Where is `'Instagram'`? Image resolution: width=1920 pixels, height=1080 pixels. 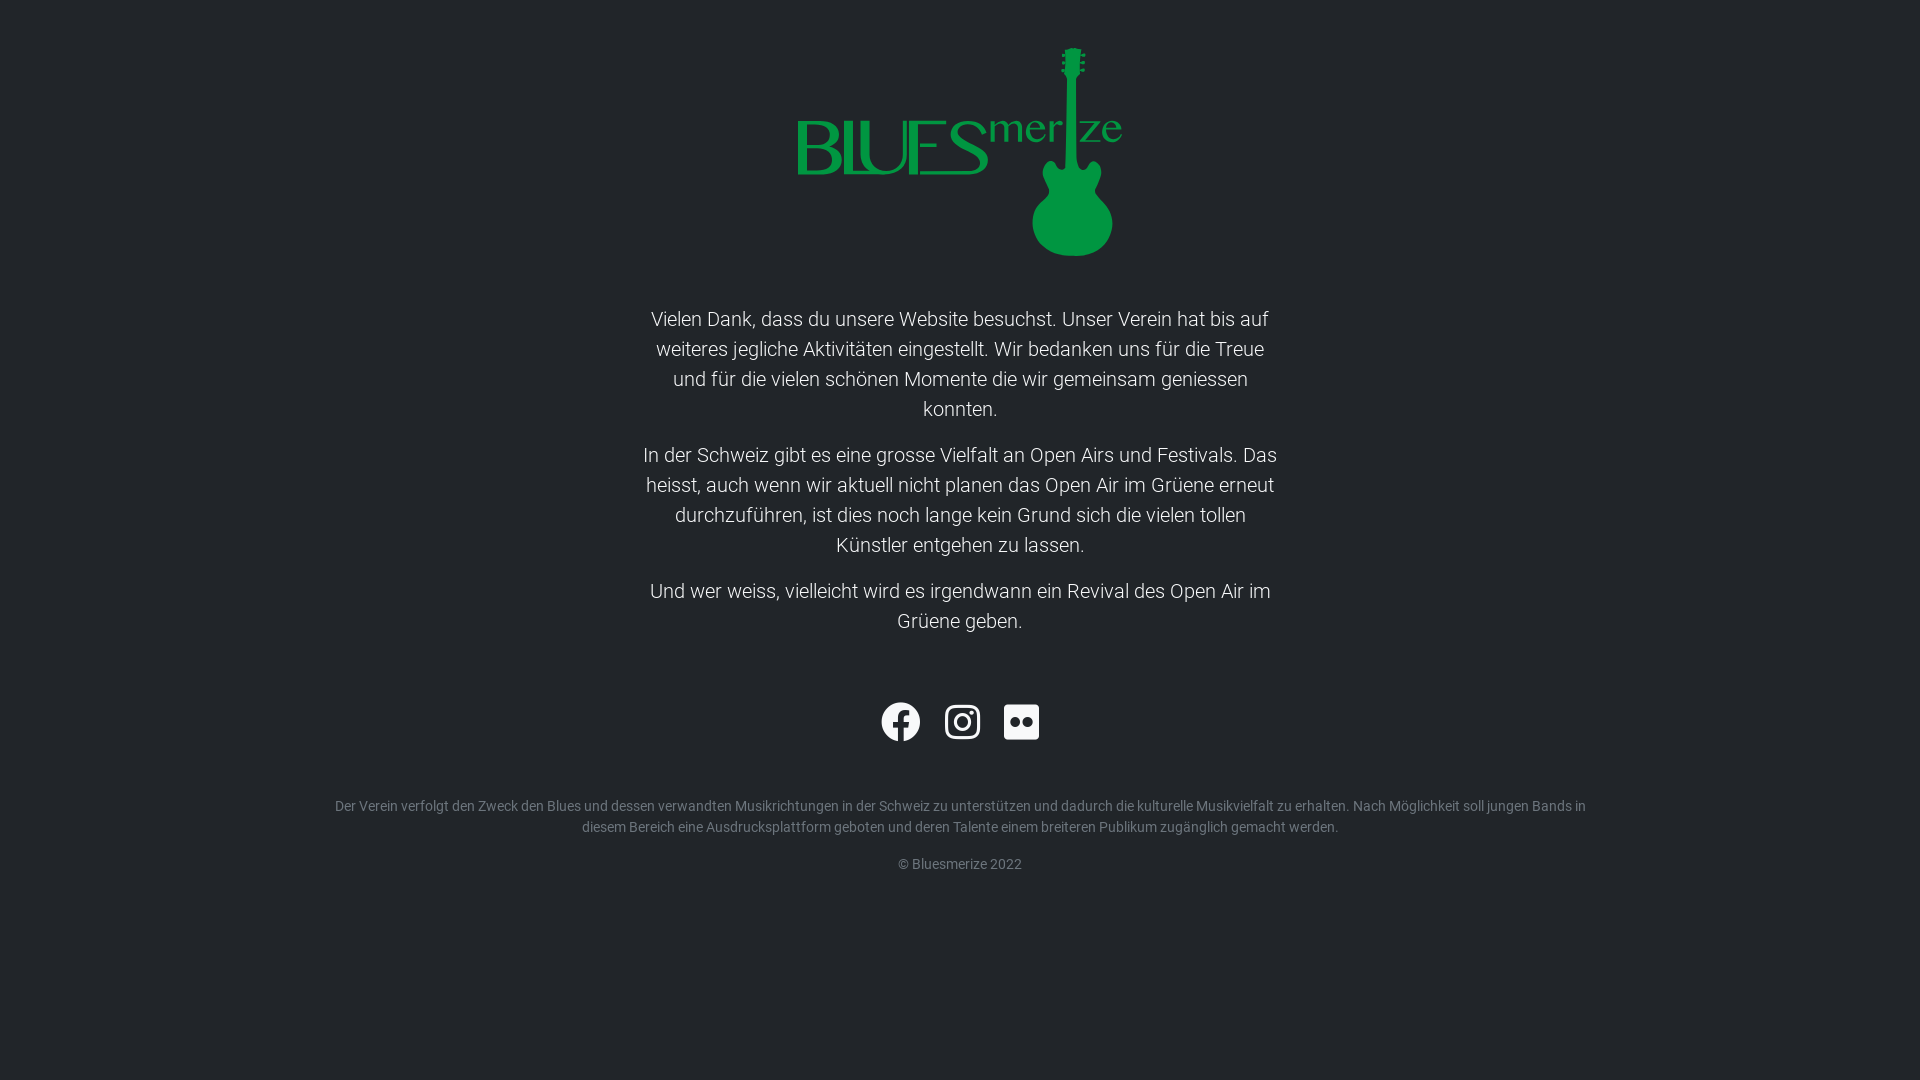
'Instagram' is located at coordinates (962, 724).